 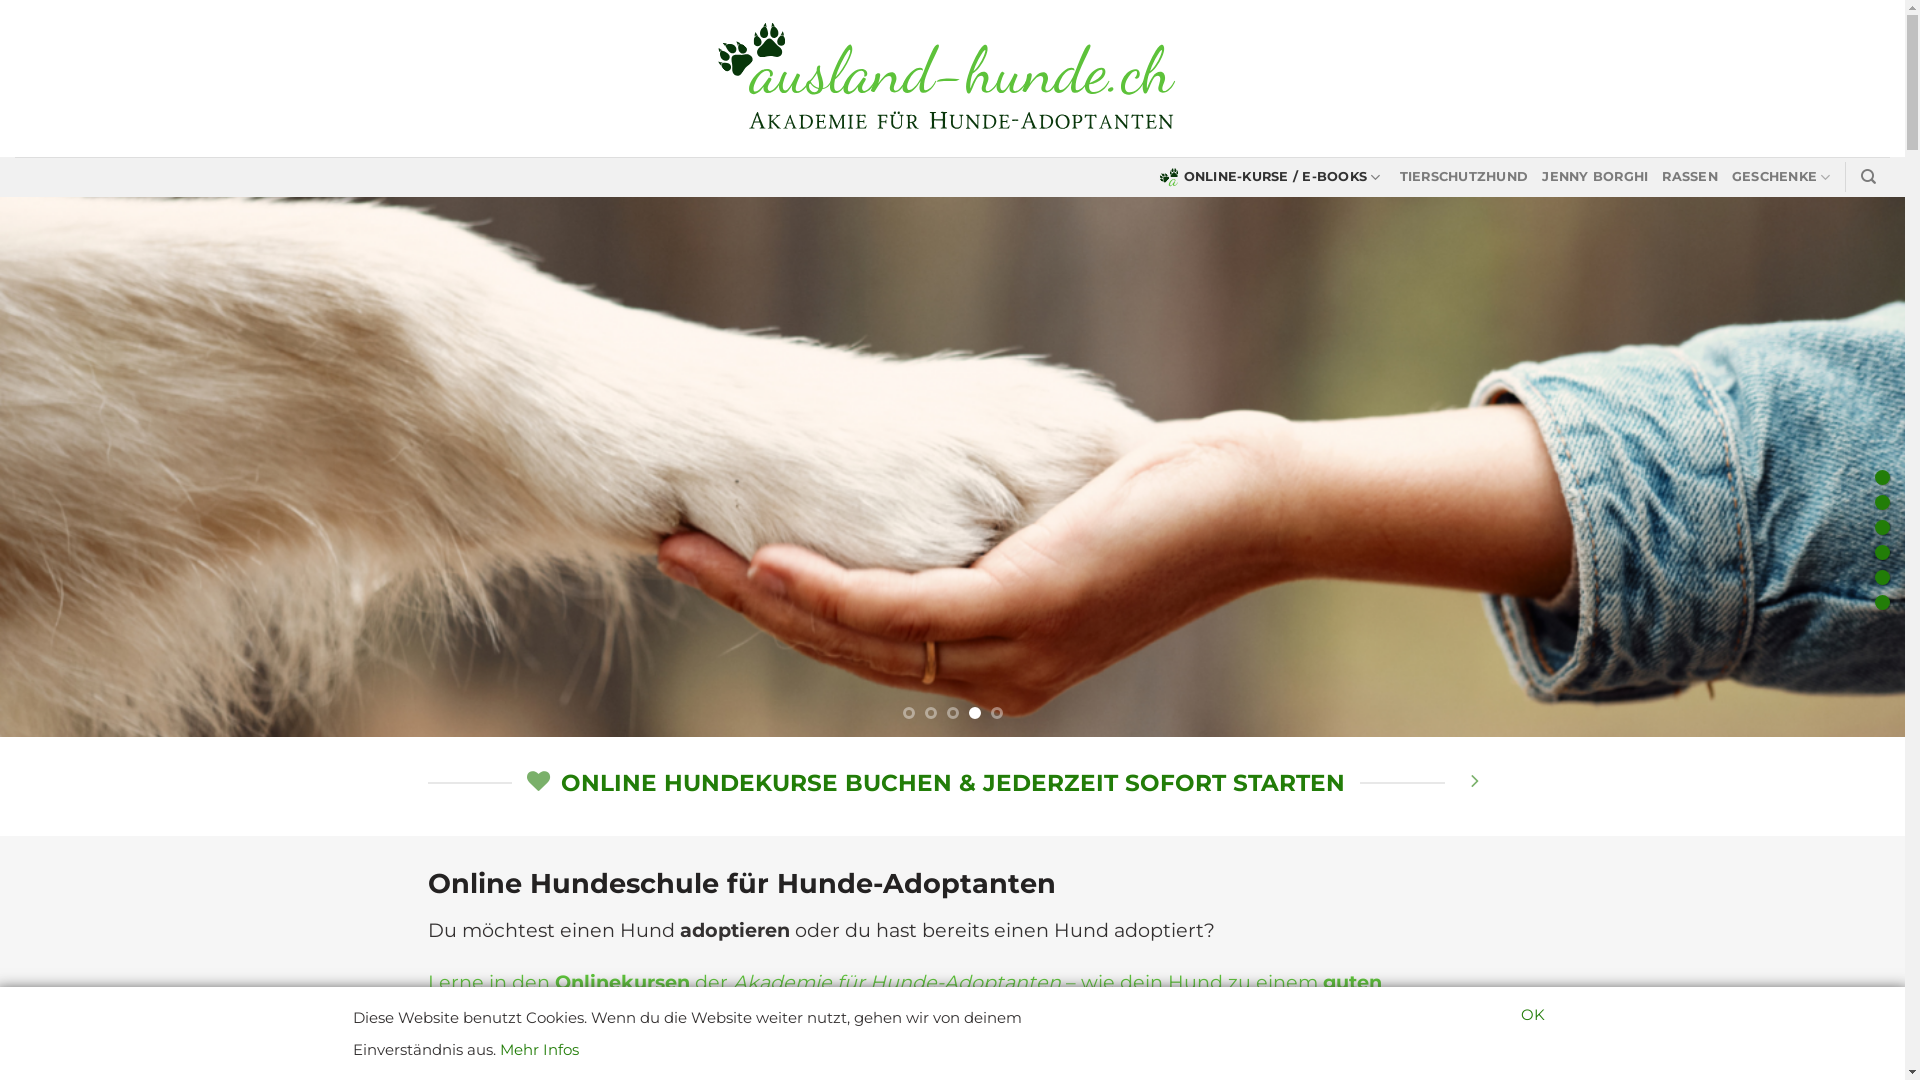 What do you see at coordinates (1530, 1014) in the screenshot?
I see `'OK'` at bounding box center [1530, 1014].